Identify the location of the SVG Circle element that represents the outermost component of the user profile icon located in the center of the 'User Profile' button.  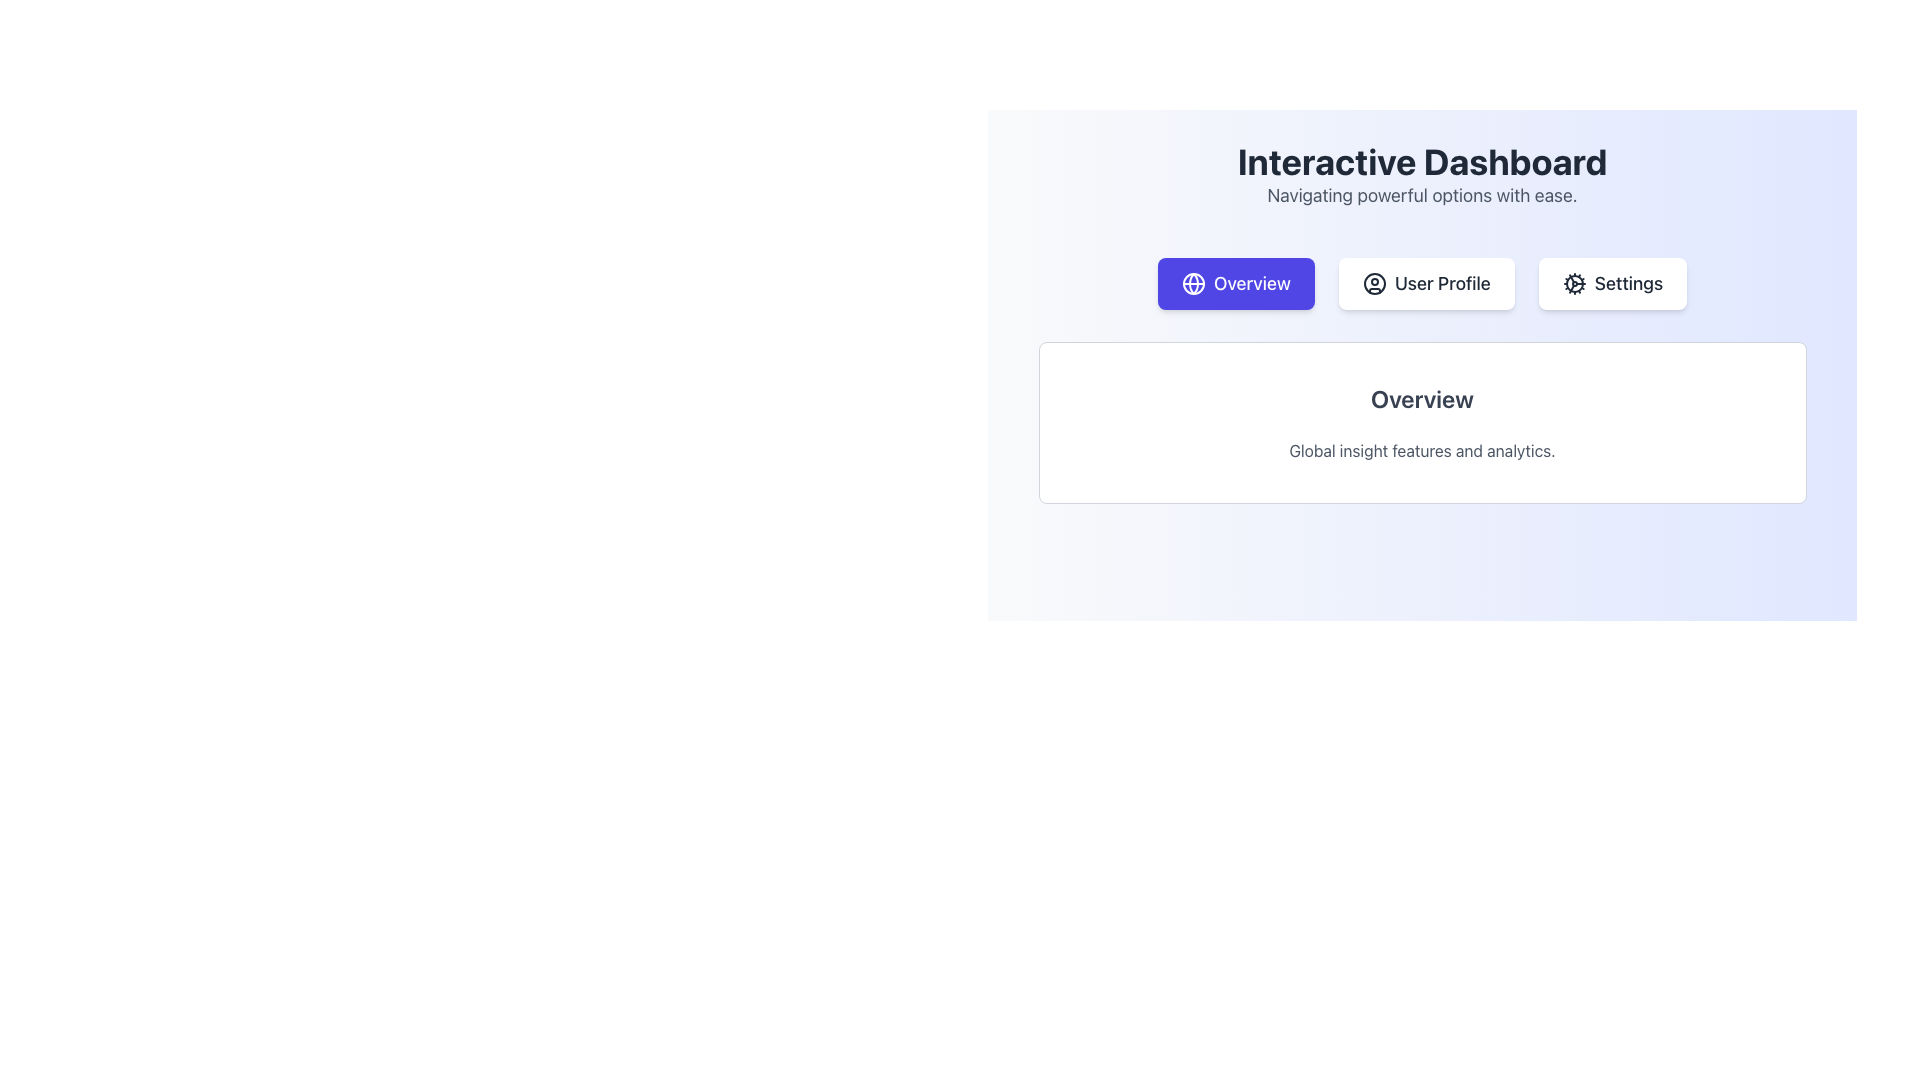
(1373, 284).